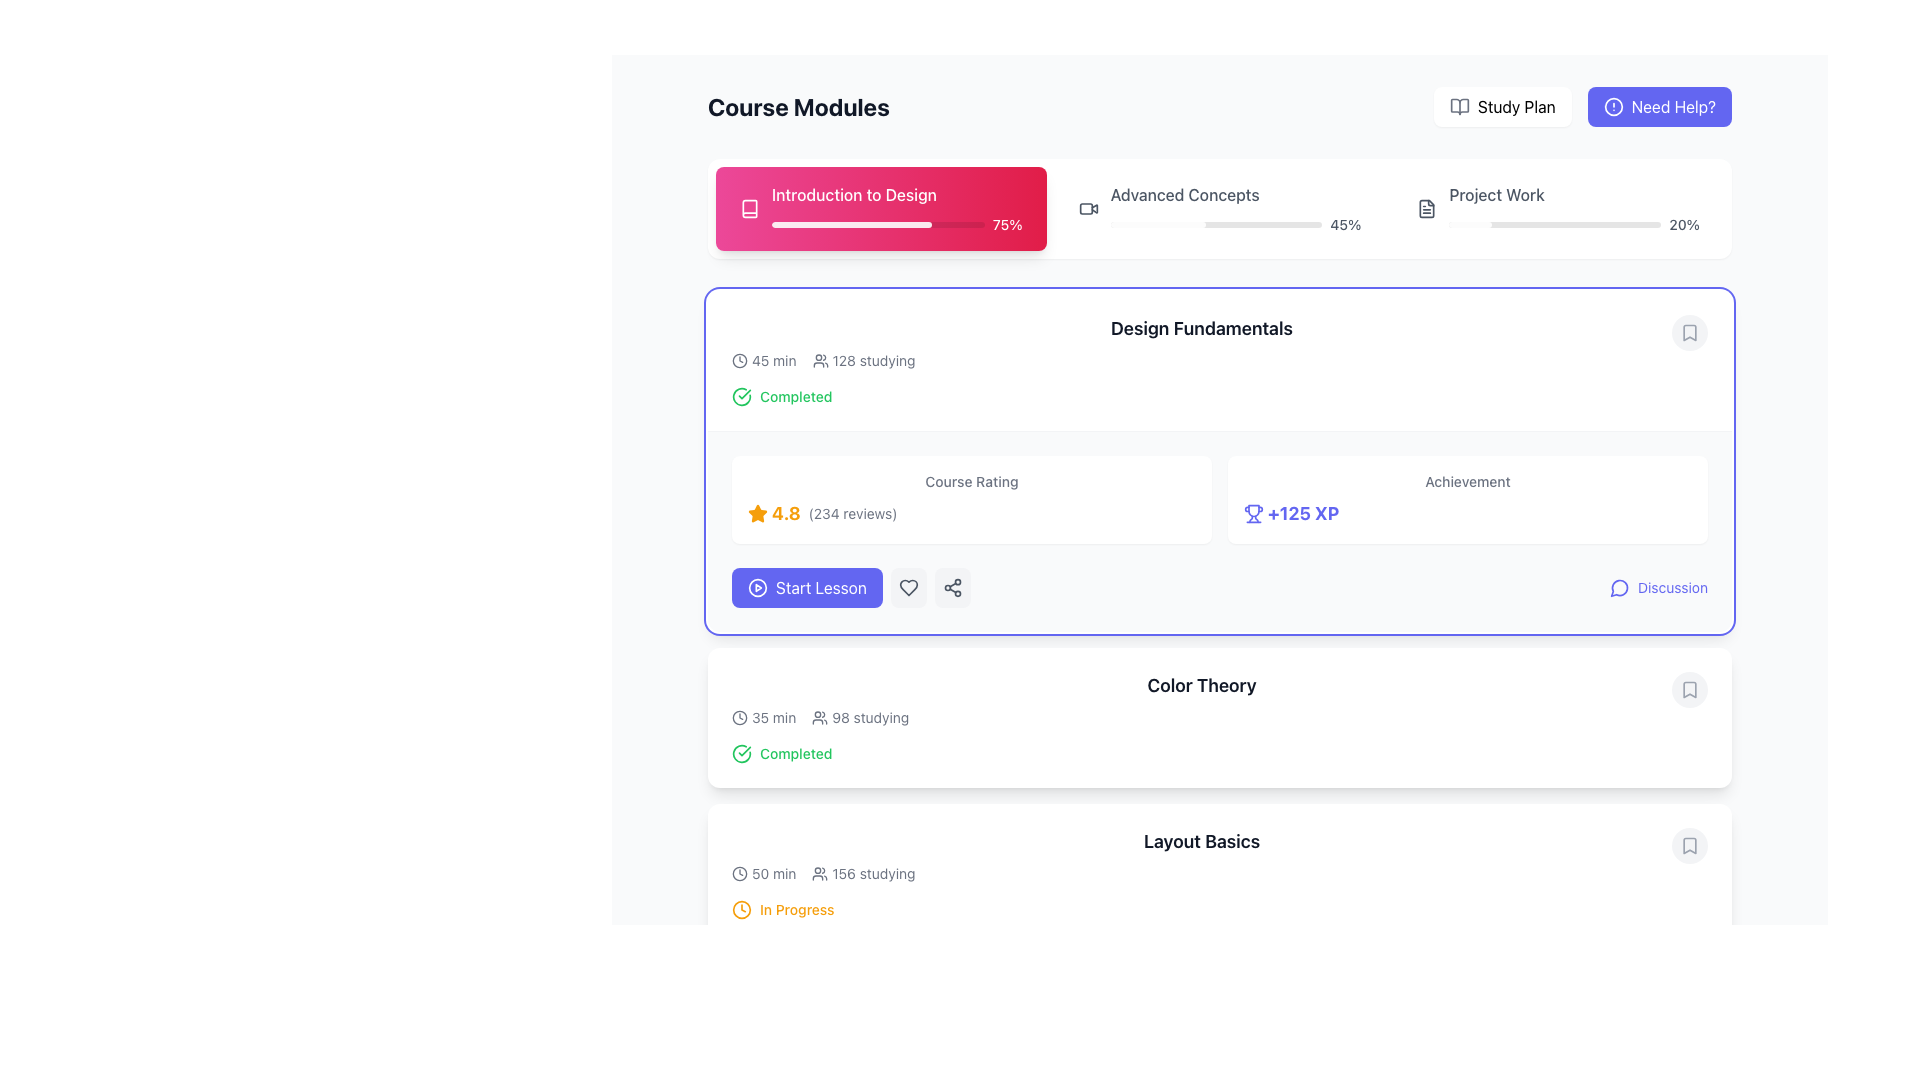 The image size is (1920, 1080). What do you see at coordinates (820, 716) in the screenshot?
I see `the icon representing the number of users engaged in the 'Color Theory' section beneath the 'Design Fundamentals' module` at bounding box center [820, 716].